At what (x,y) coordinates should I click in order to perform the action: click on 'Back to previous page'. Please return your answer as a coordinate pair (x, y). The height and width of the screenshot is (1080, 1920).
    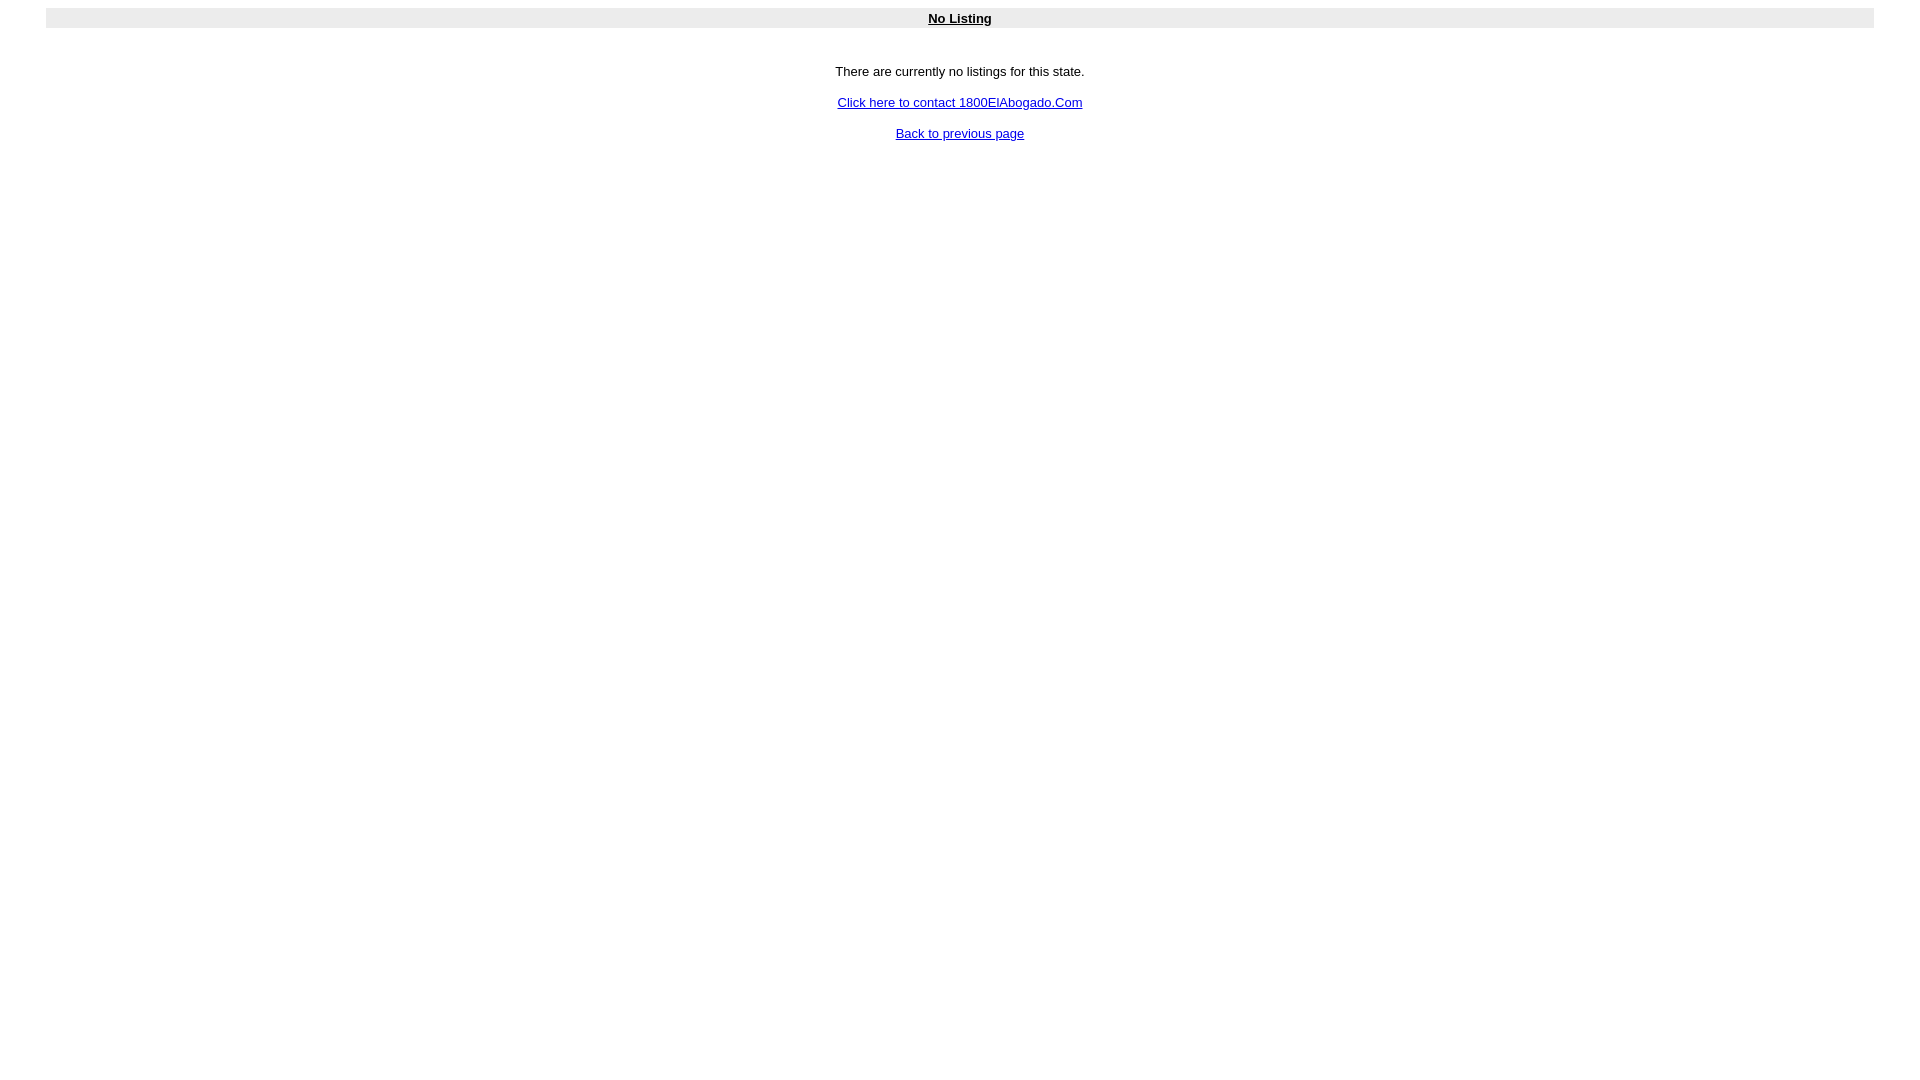
    Looking at the image, I should click on (960, 133).